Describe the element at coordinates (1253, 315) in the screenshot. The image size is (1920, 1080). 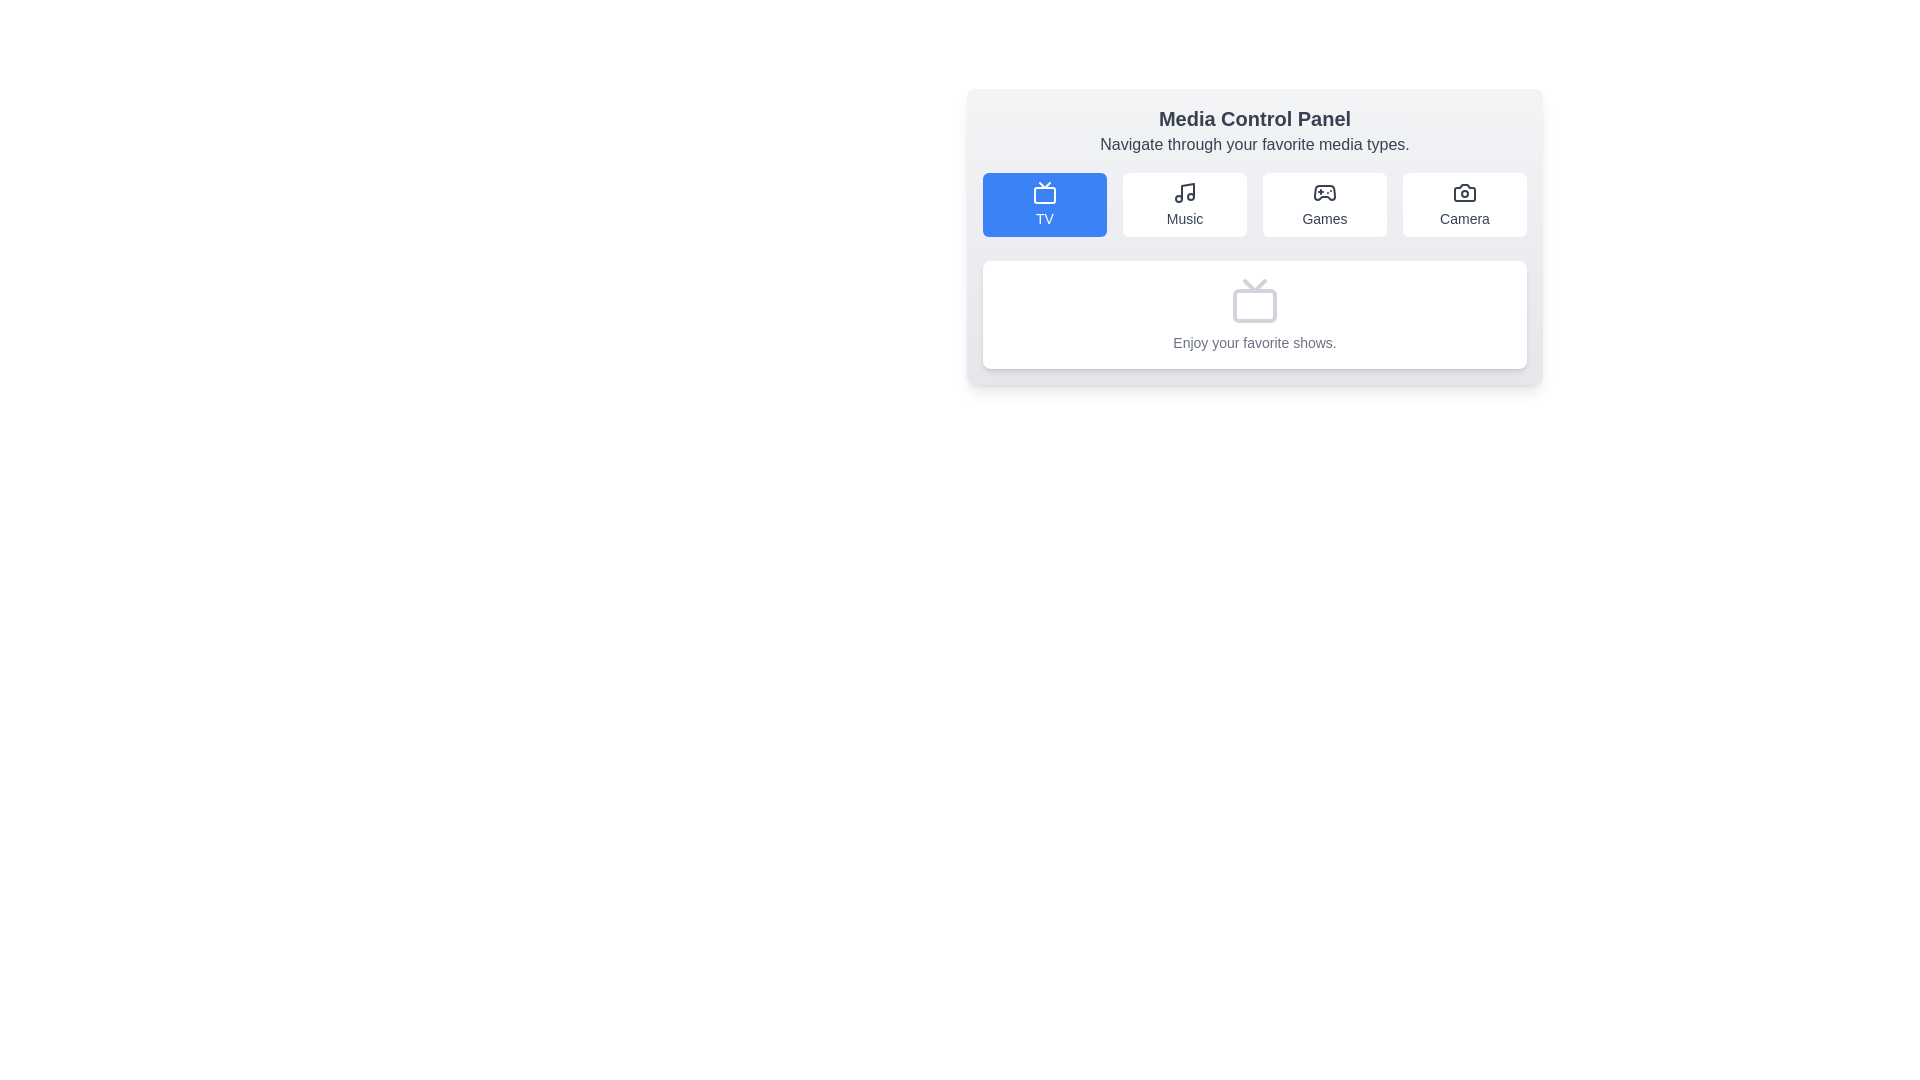
I see `the Informational Panel, which is a rectangular component with a white background, rounded corners, and a shadow effect, featuring a centered TV icon and the text 'Enjoy your favorite shows.' underneath` at that location.